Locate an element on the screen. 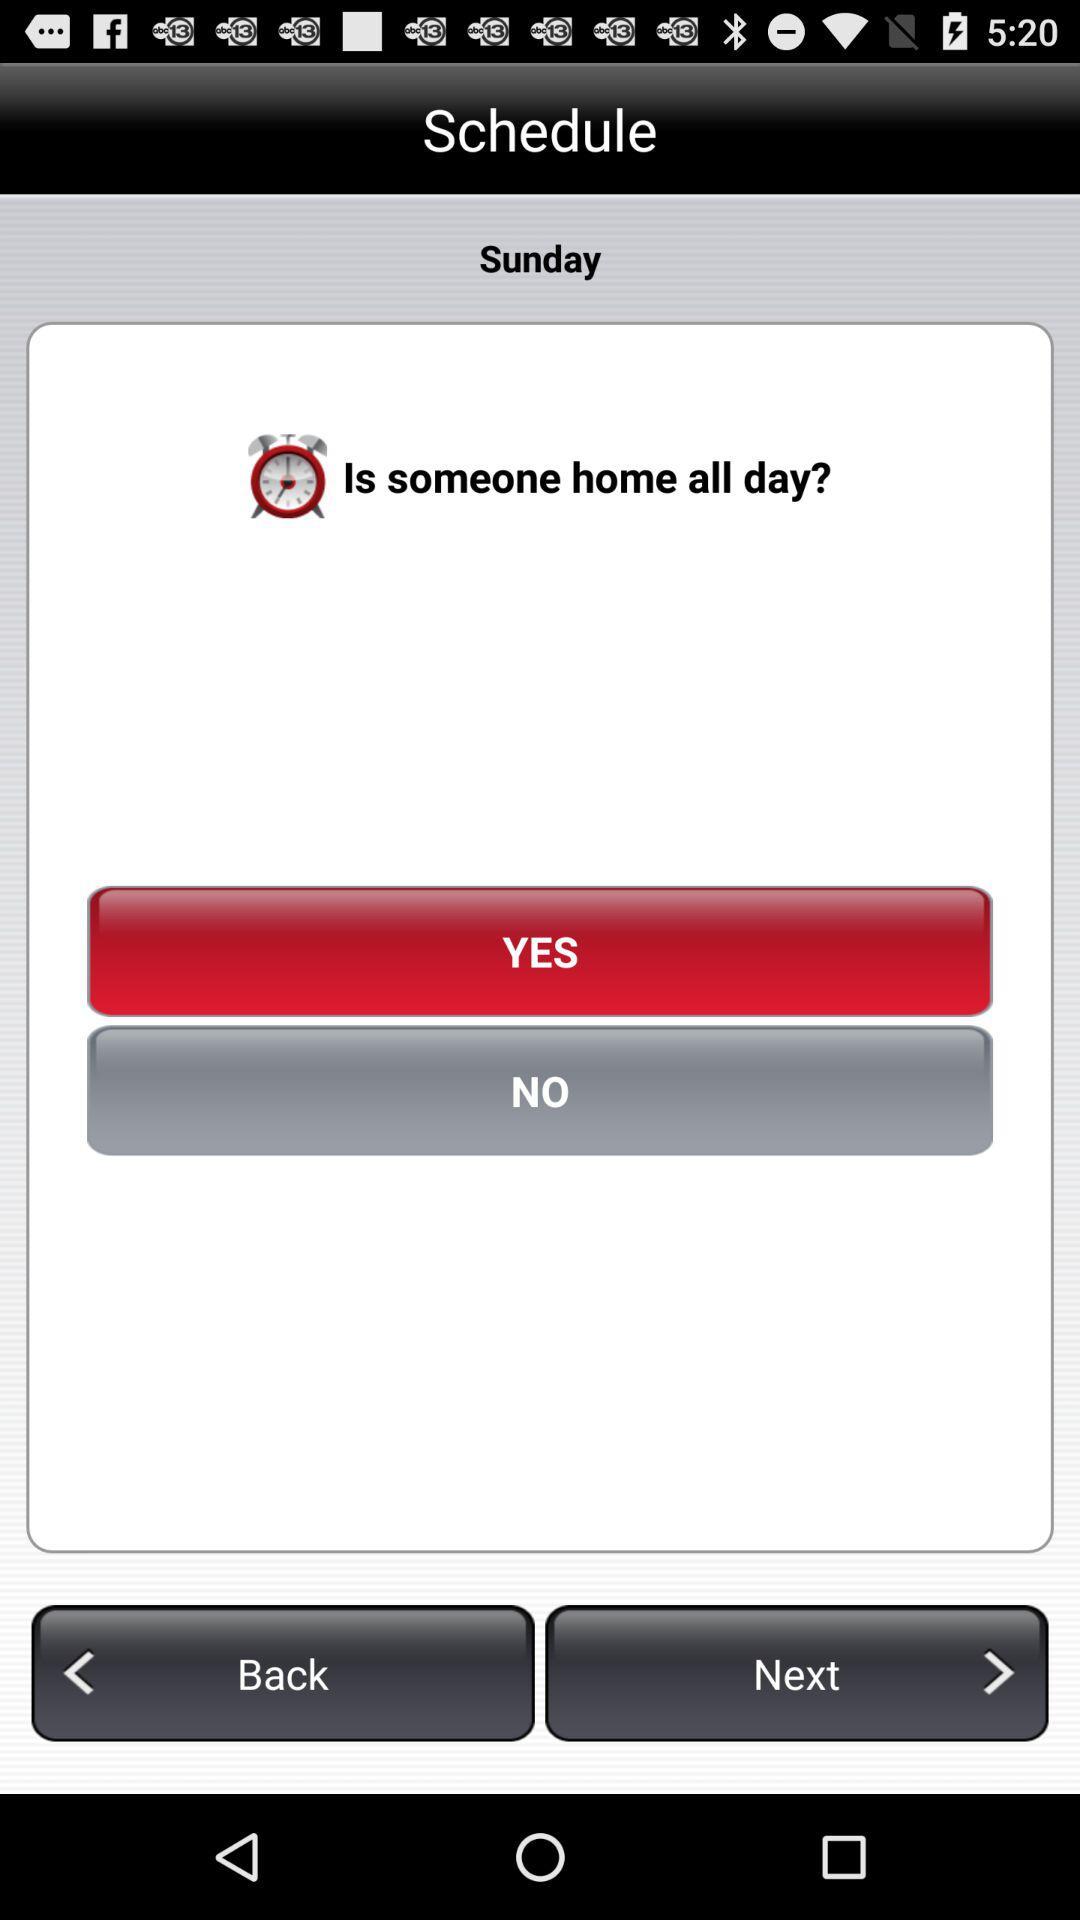 Image resolution: width=1080 pixels, height=1920 pixels. the radio button below no item is located at coordinates (283, 1673).